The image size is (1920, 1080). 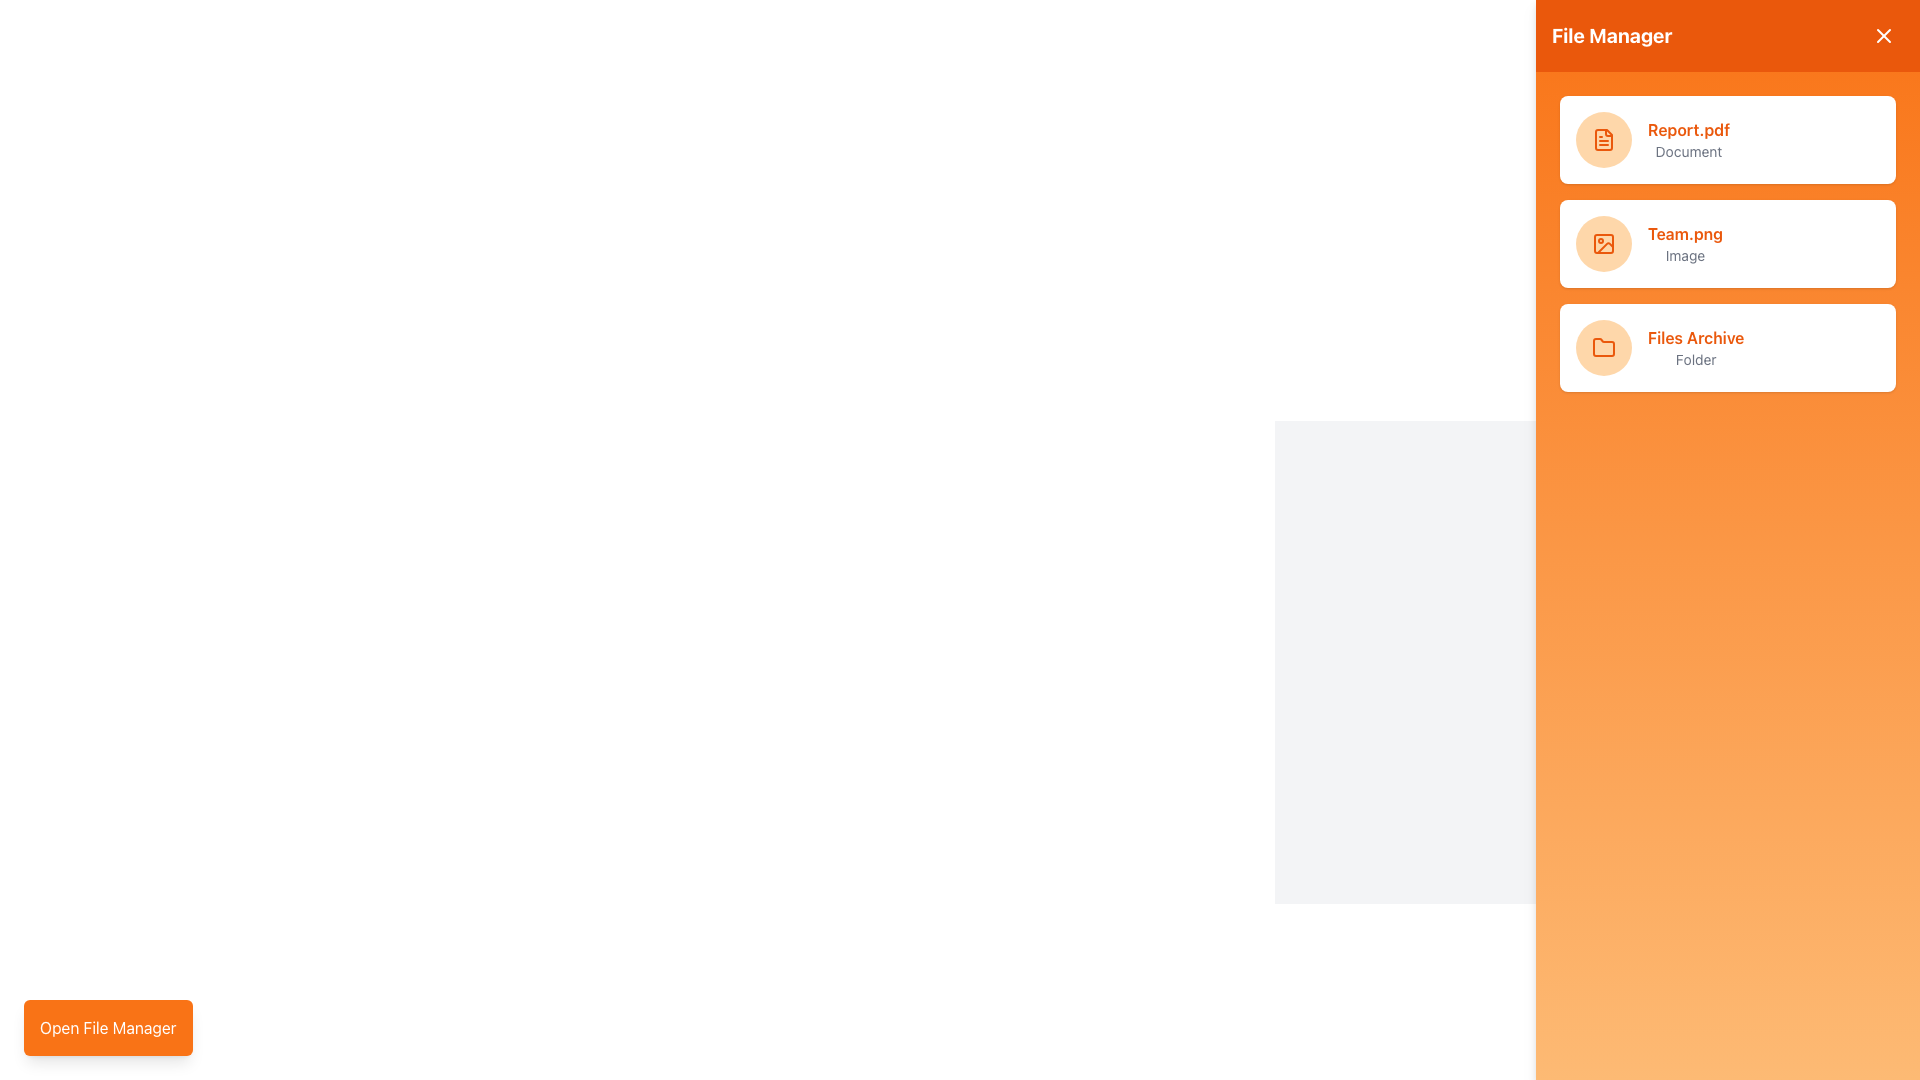 What do you see at coordinates (1603, 242) in the screenshot?
I see `the 'Team.png' icon located at the leftmost position of the rectangular button labeled 'Team.png' for interaction` at bounding box center [1603, 242].